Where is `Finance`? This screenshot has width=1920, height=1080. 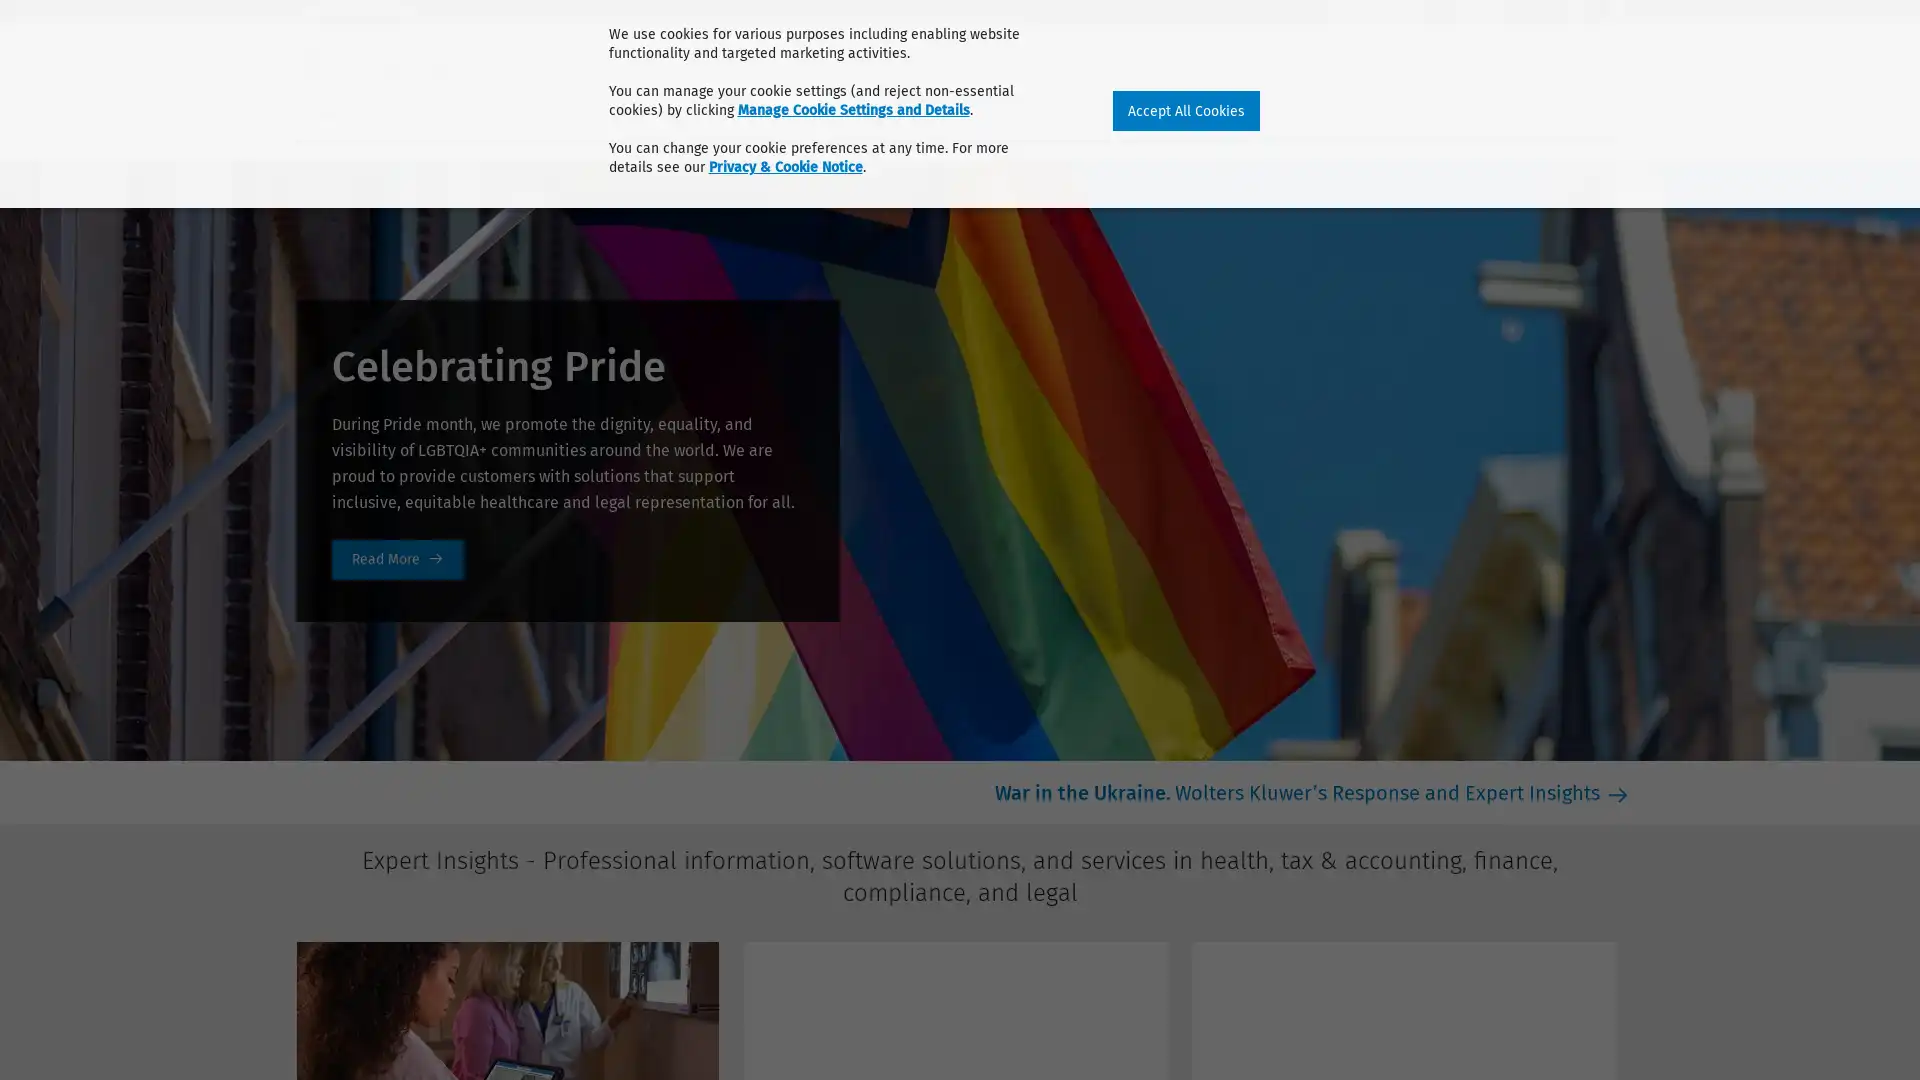 Finance is located at coordinates (628, 112).